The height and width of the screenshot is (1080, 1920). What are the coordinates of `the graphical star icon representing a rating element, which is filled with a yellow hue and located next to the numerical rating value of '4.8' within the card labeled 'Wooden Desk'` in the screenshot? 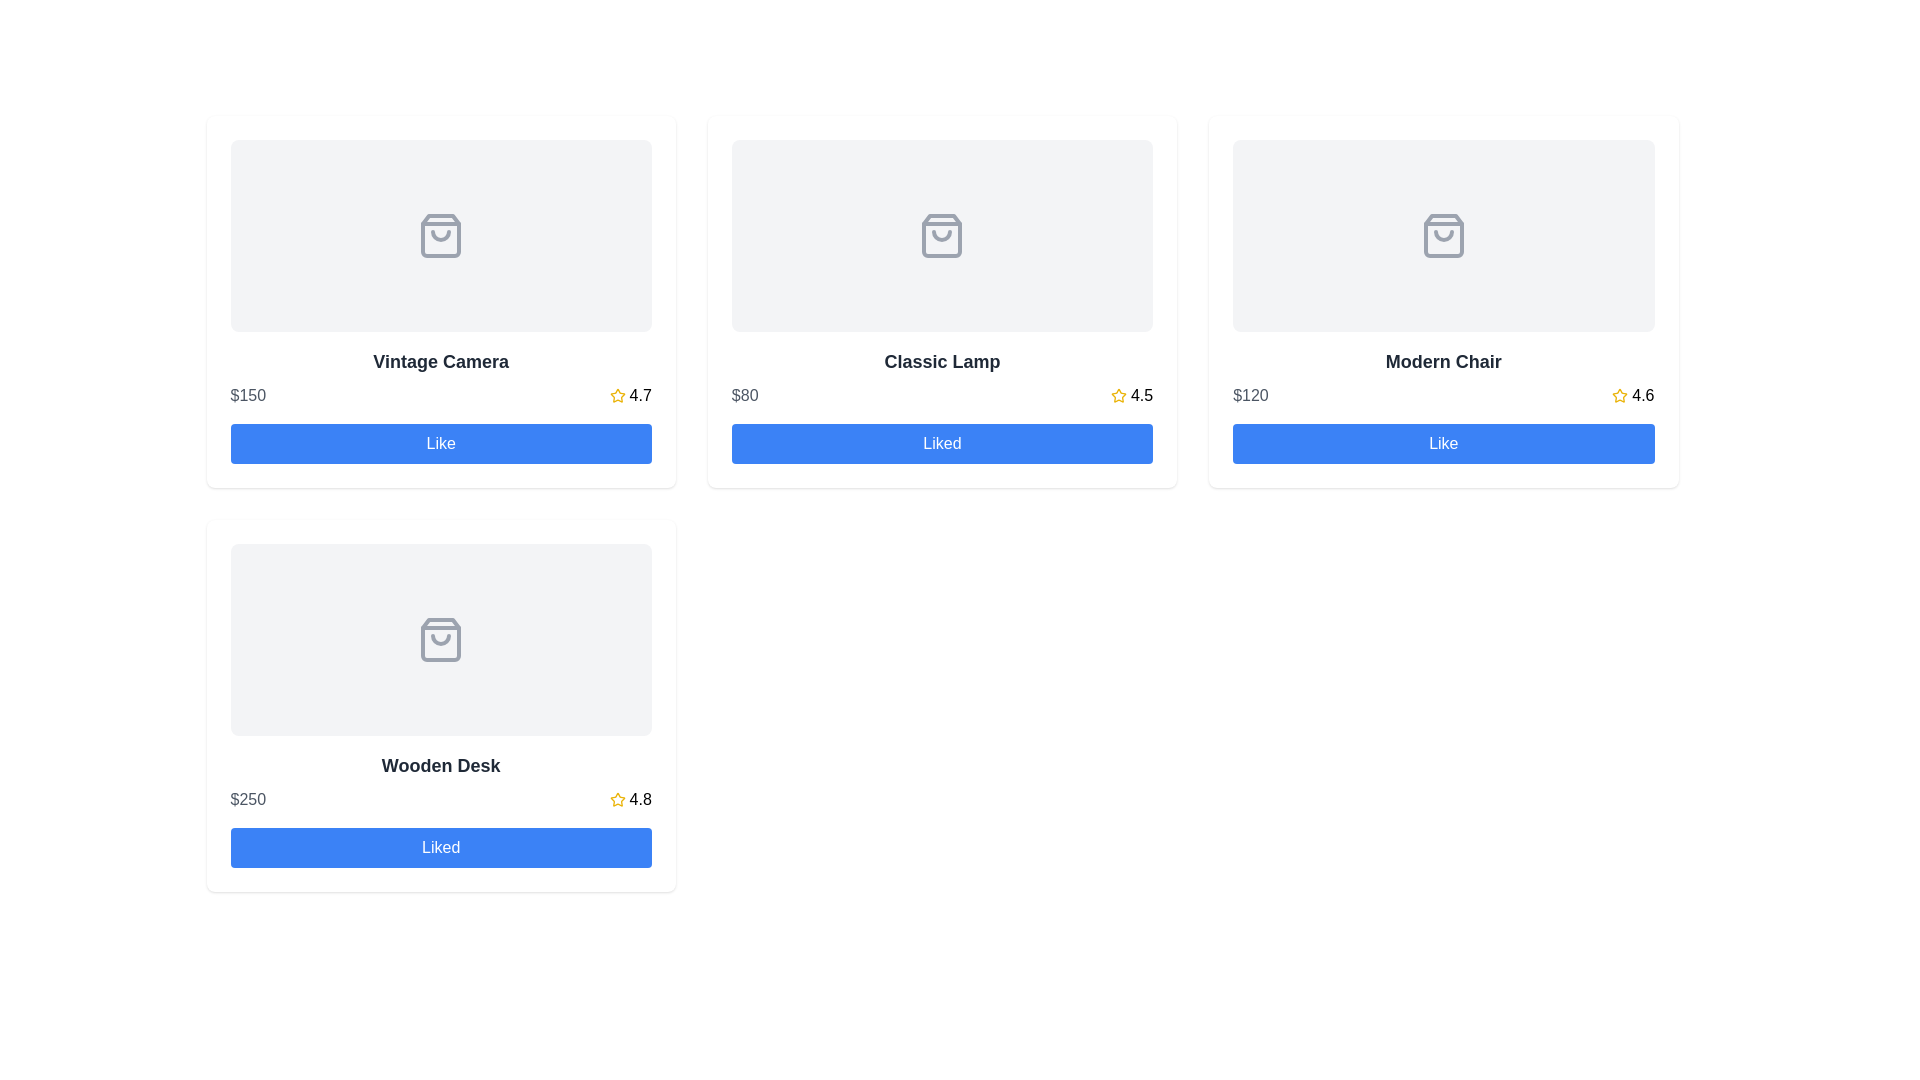 It's located at (616, 798).